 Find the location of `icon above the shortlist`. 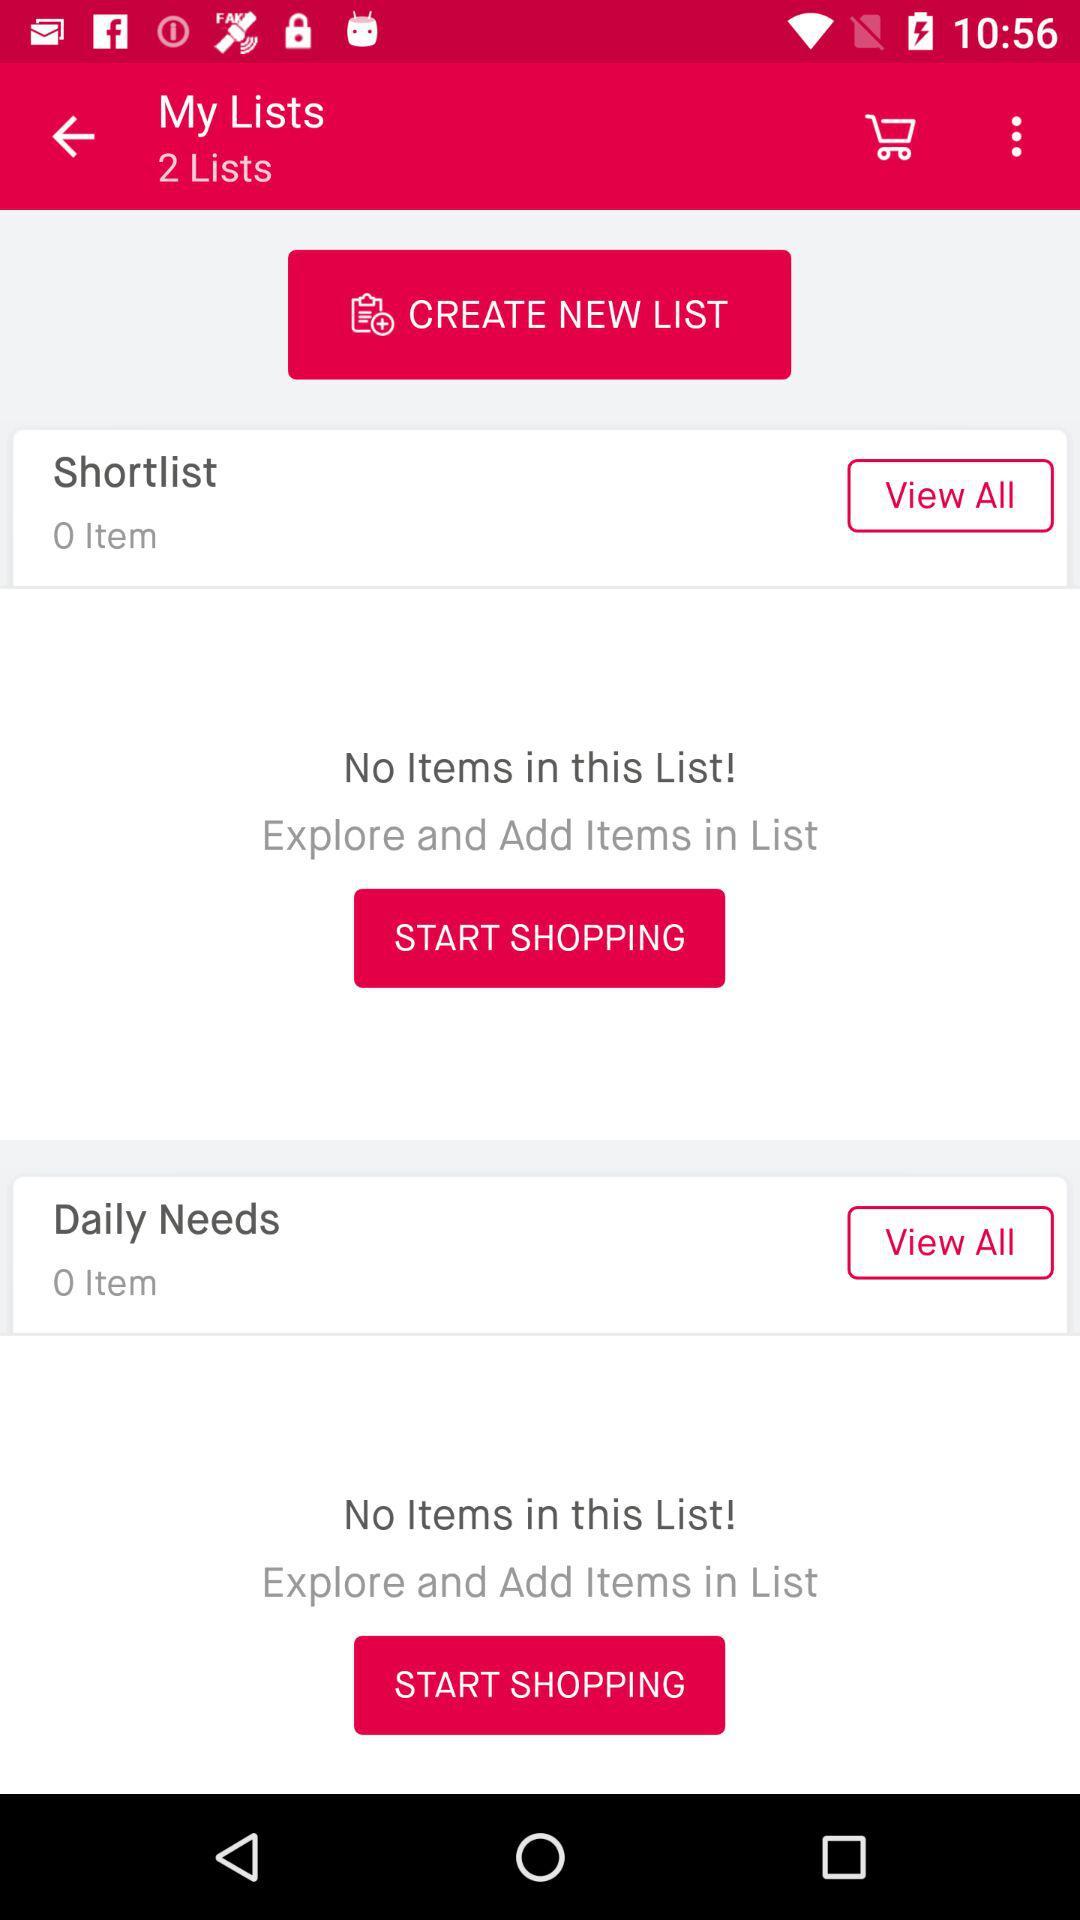

icon above the shortlist is located at coordinates (72, 135).